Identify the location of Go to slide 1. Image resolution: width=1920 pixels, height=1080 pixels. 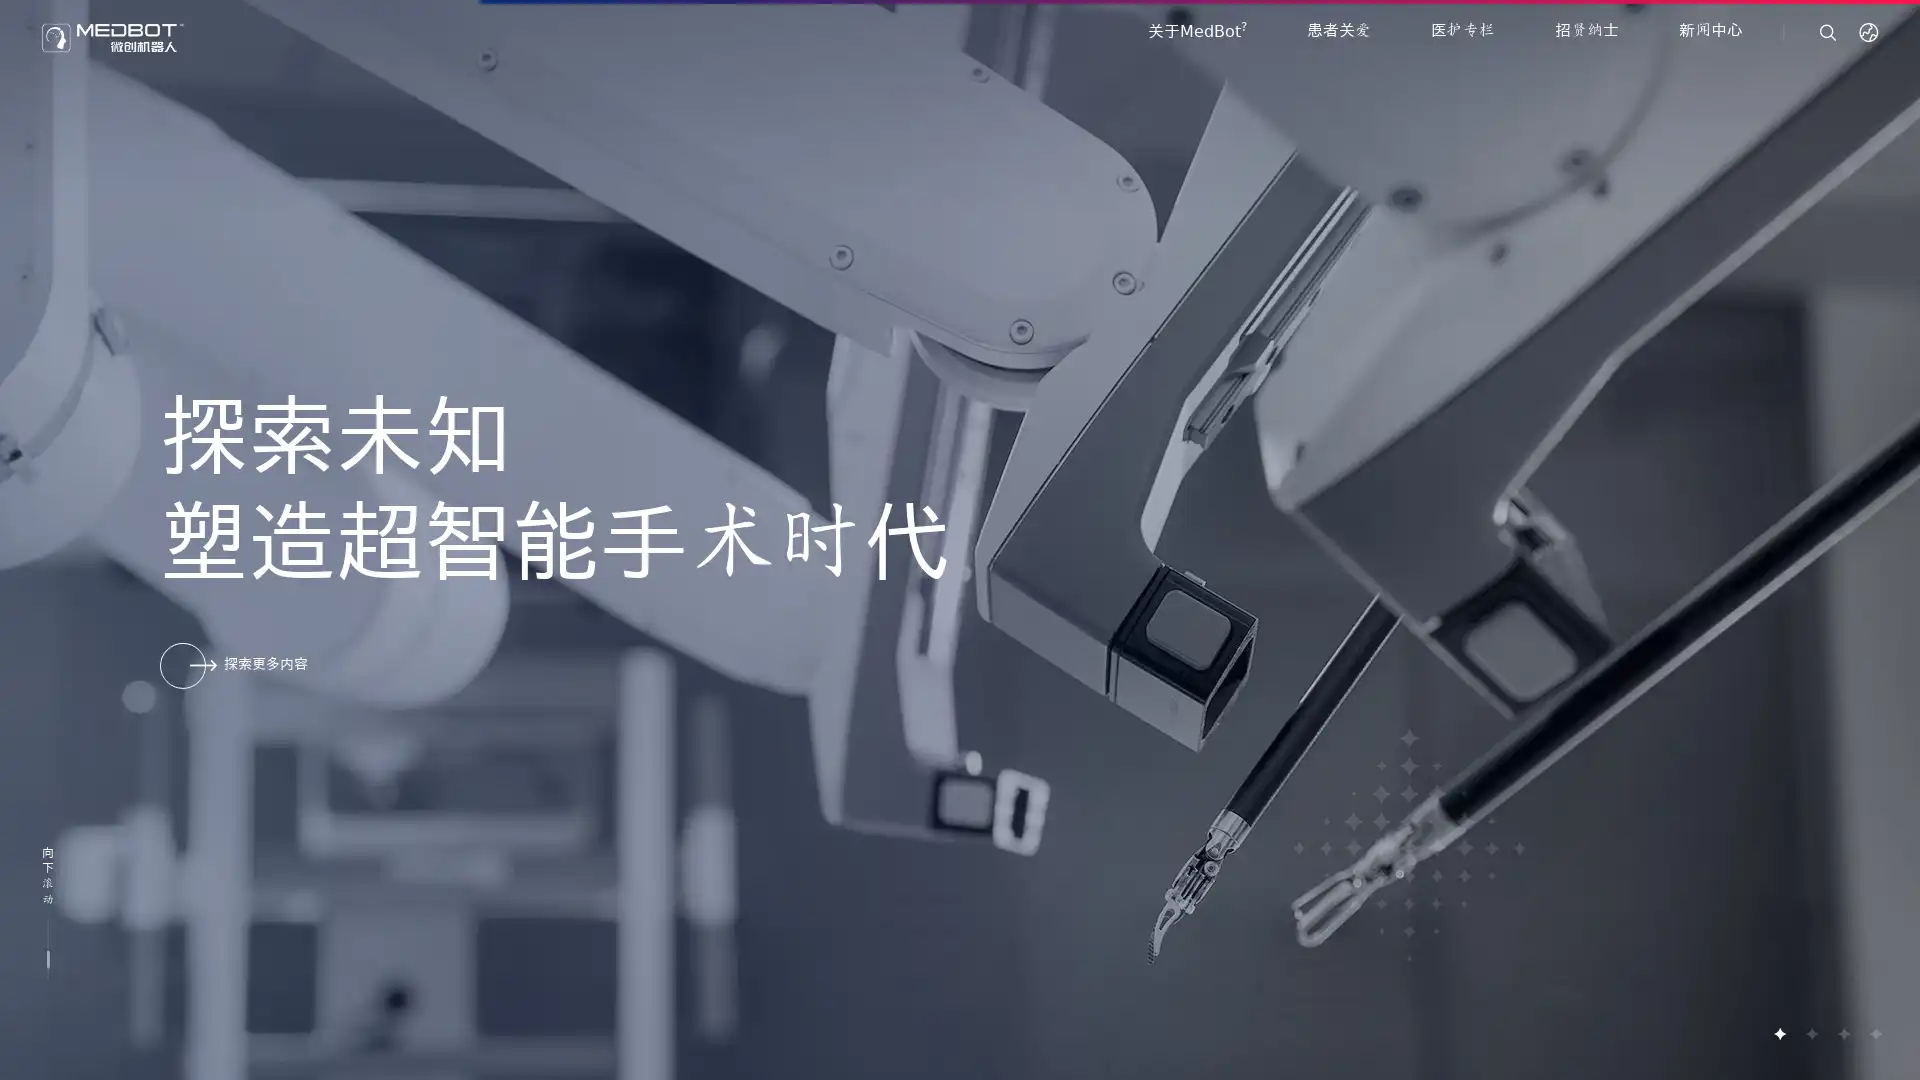
(1779, 1033).